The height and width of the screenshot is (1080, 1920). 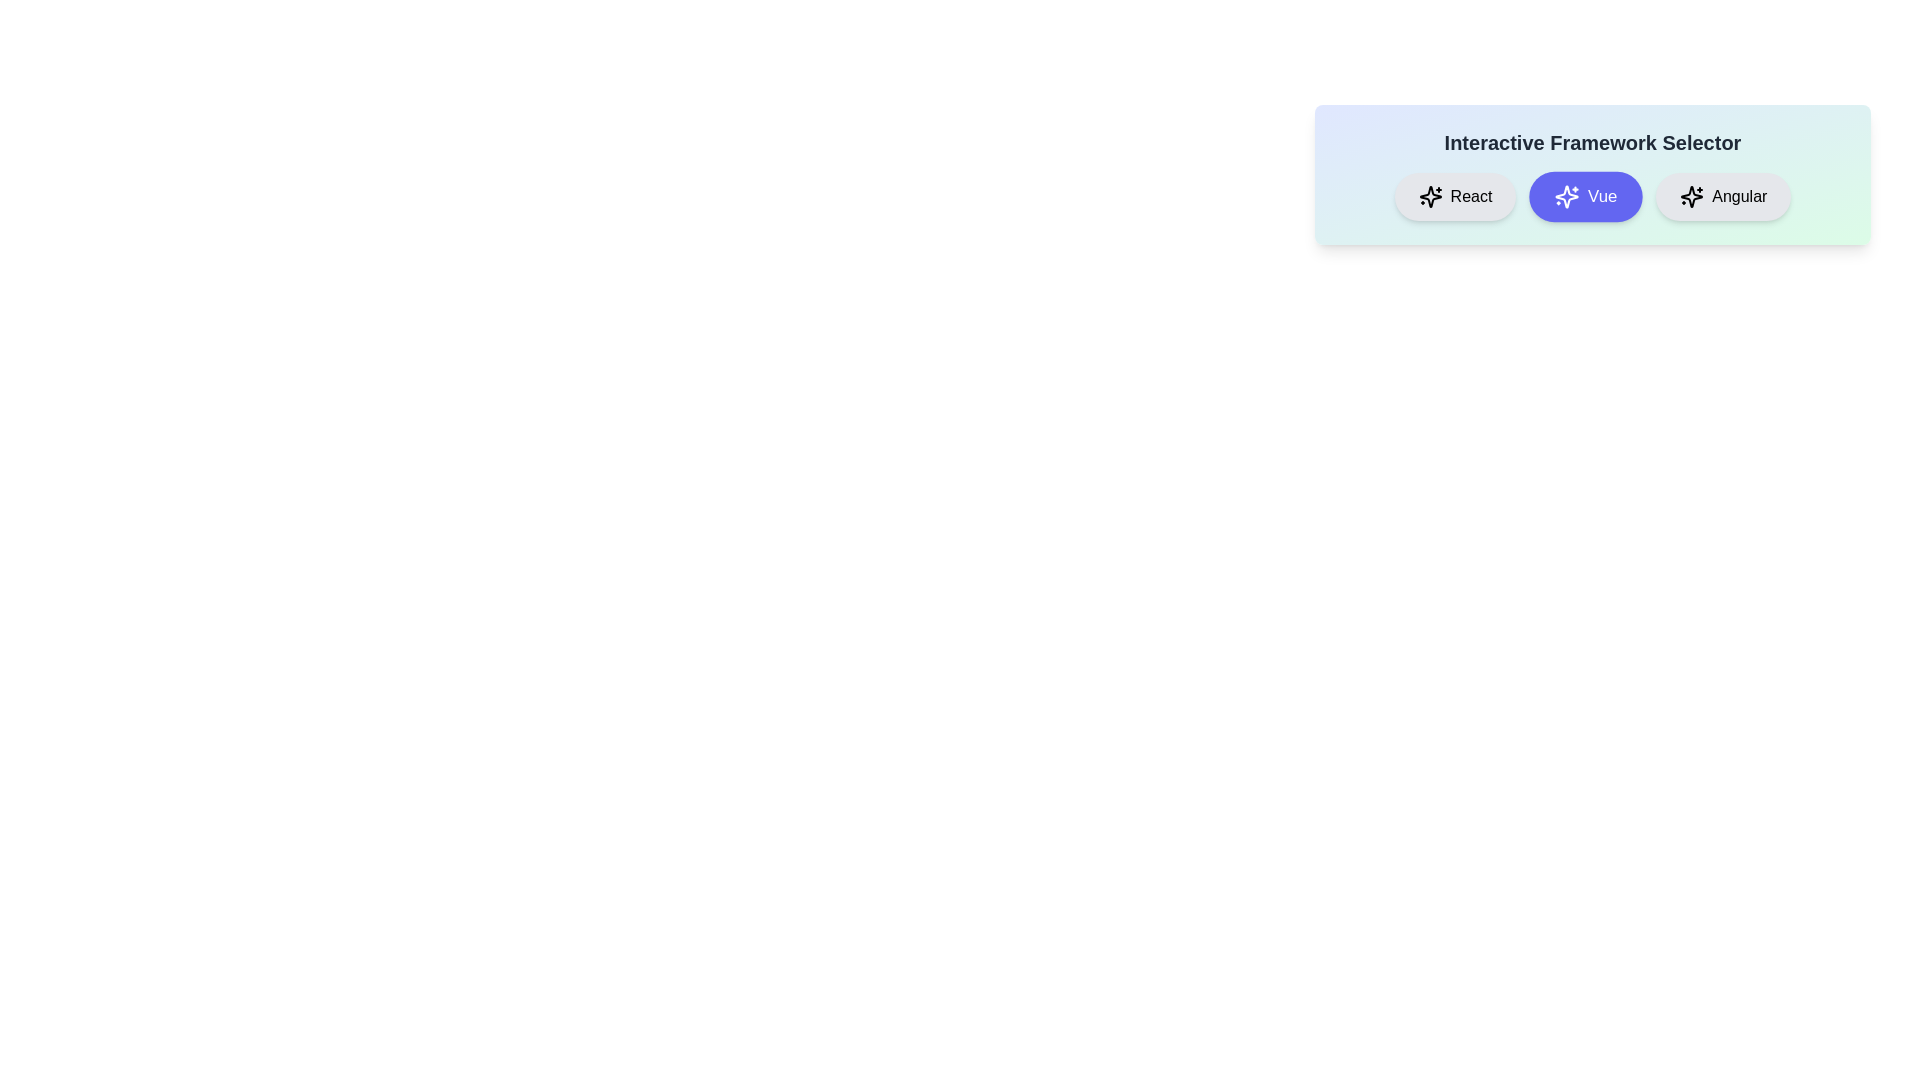 I want to click on the chip labeled Angular, so click(x=1722, y=196).